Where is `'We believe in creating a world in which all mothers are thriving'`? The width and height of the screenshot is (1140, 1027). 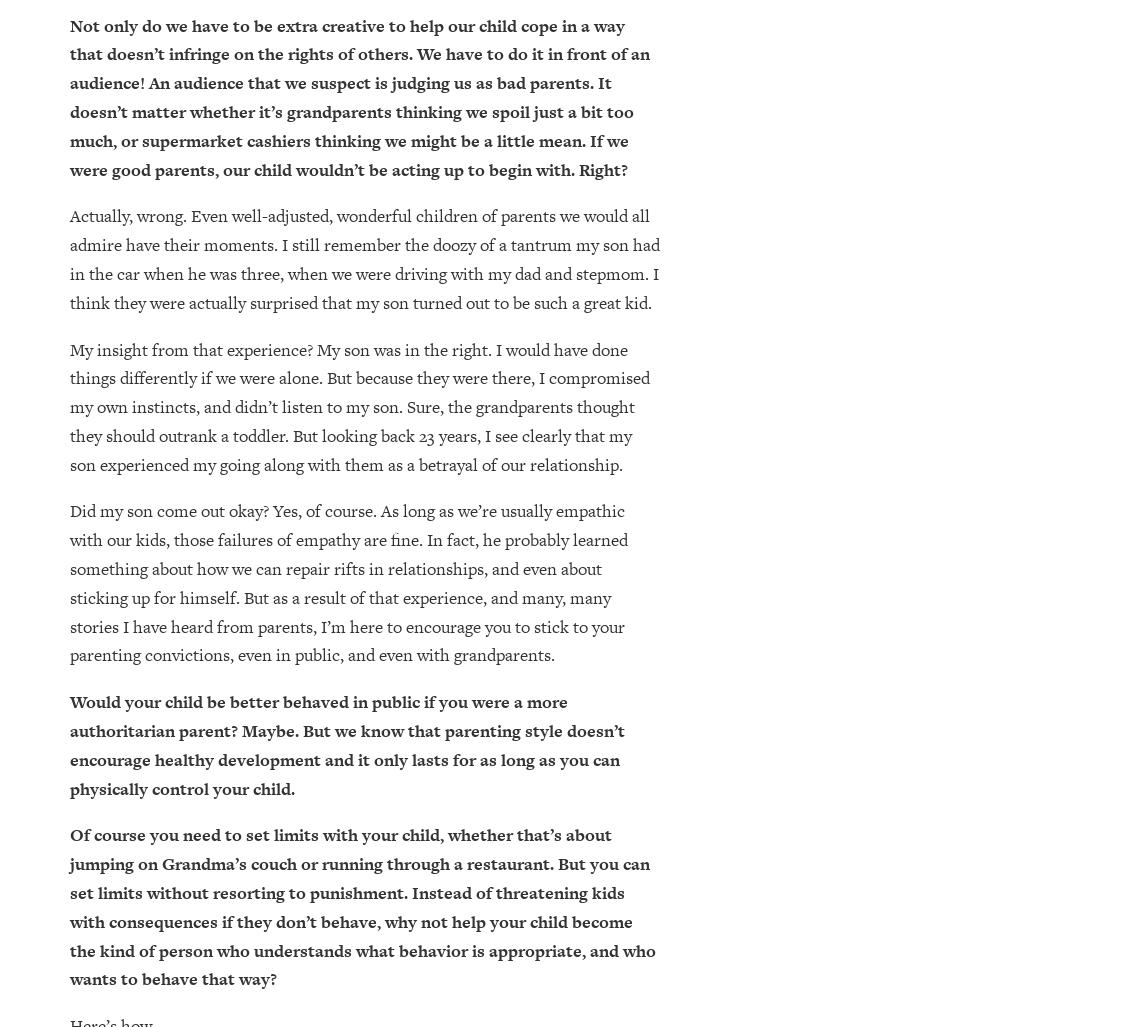
'We believe in creating a world in which all mothers are thriving' is located at coordinates (159, 861).